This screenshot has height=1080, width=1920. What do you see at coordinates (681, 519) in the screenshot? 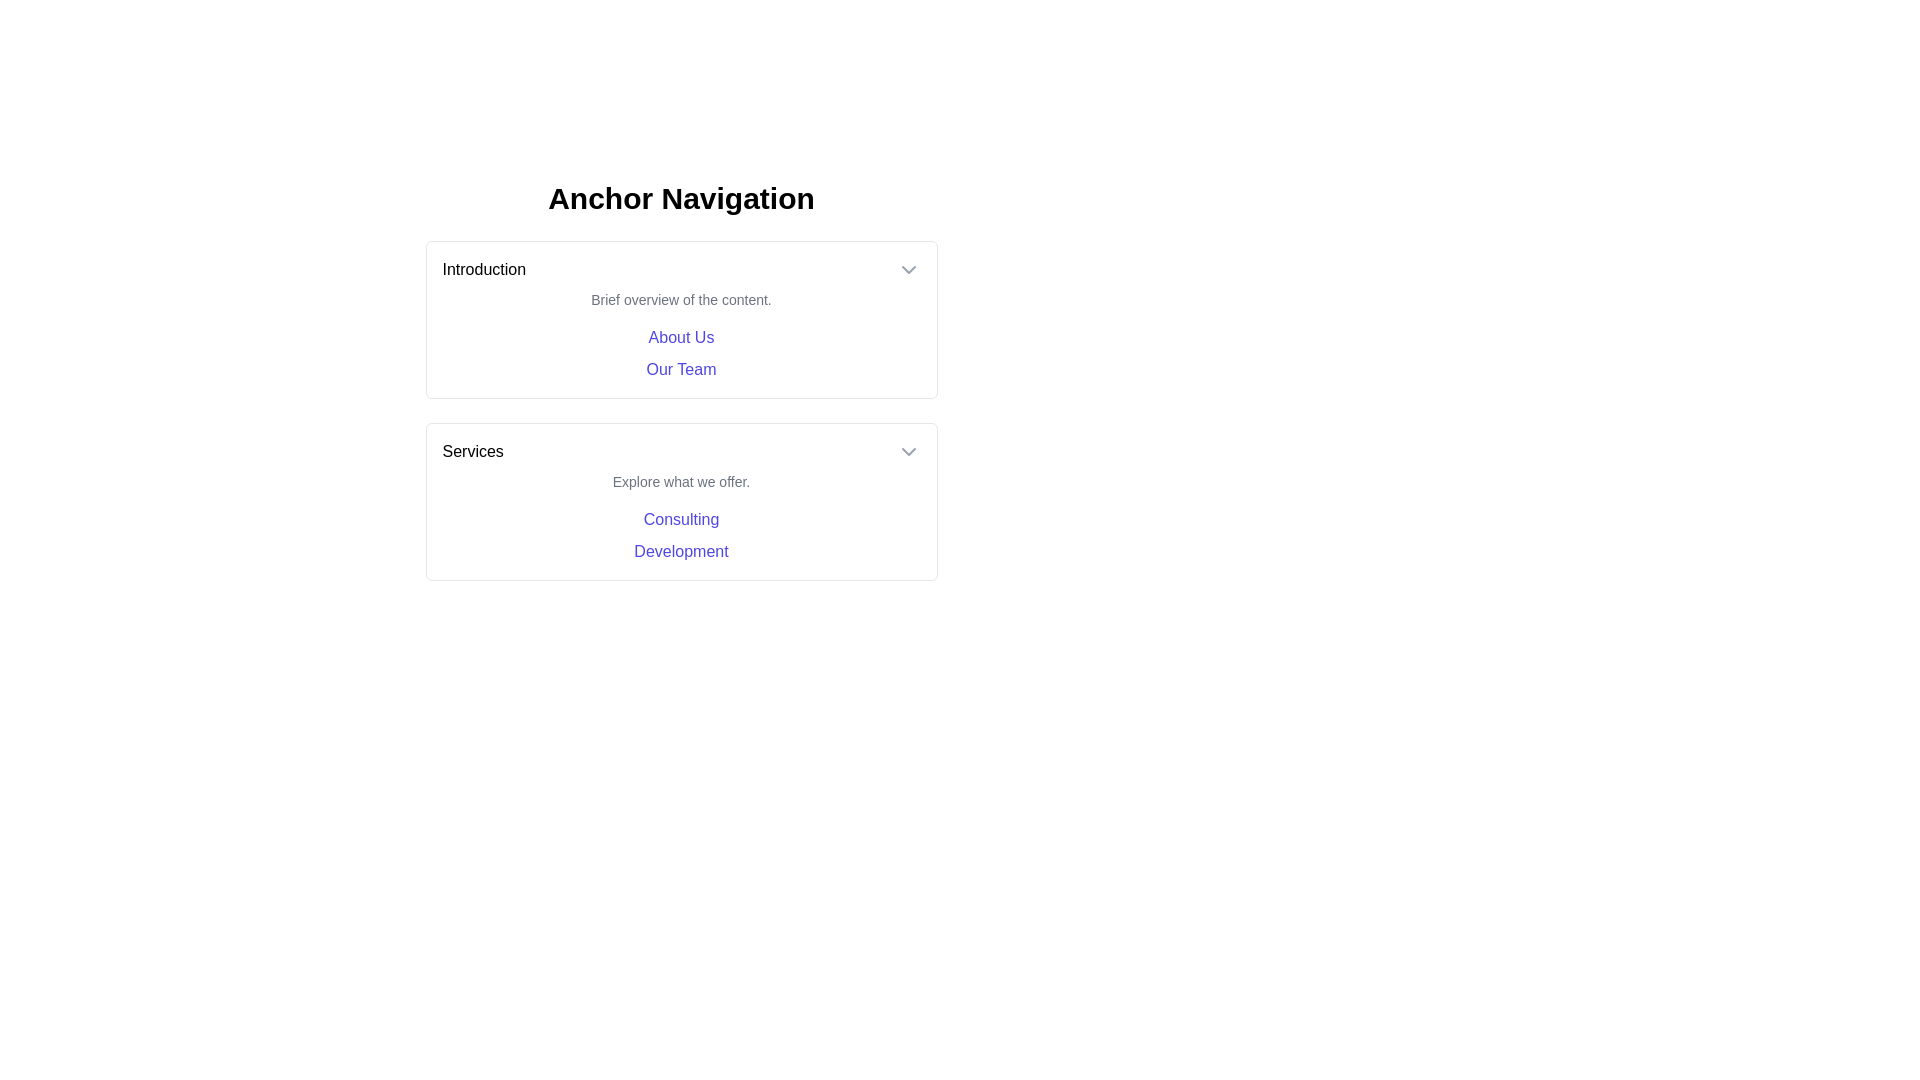
I see `the 'Consulting' hyperlink, which is styled as underlined, indigo-colored text and located under the 'Services' section, directly above the 'Development' link` at bounding box center [681, 519].